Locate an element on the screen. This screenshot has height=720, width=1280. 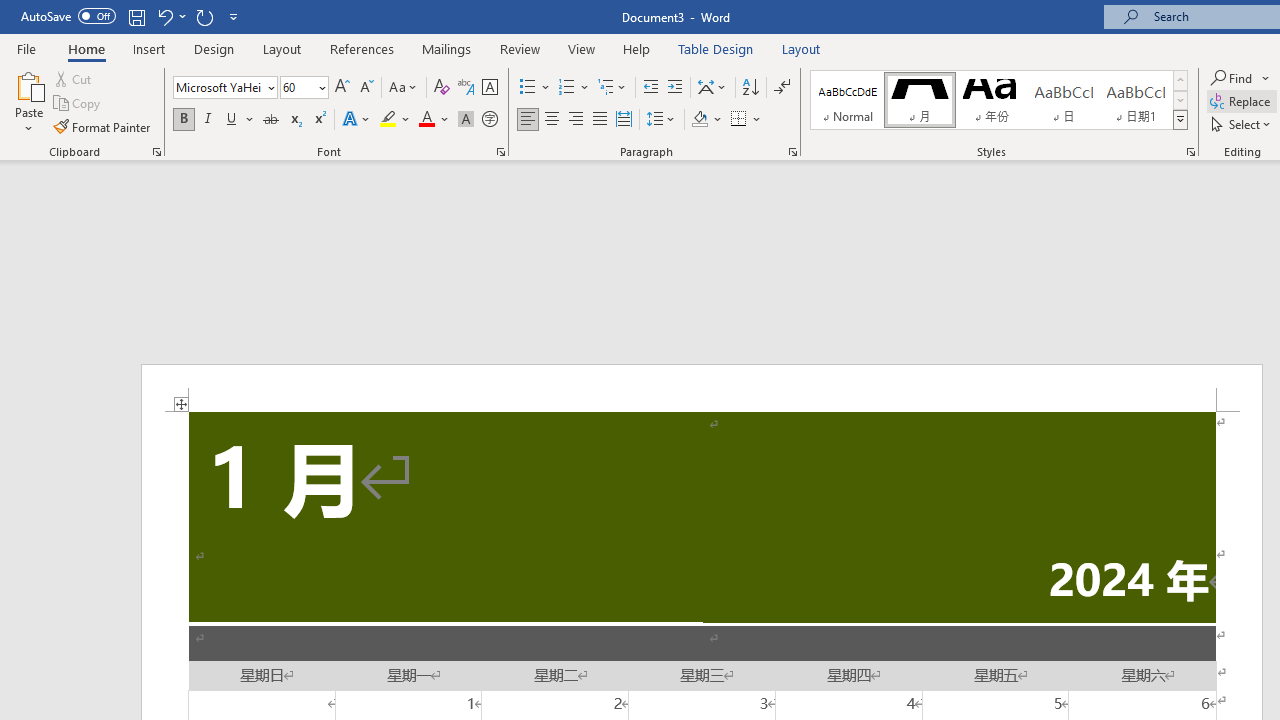
'Repeat Doc Close' is located at coordinates (204, 16).